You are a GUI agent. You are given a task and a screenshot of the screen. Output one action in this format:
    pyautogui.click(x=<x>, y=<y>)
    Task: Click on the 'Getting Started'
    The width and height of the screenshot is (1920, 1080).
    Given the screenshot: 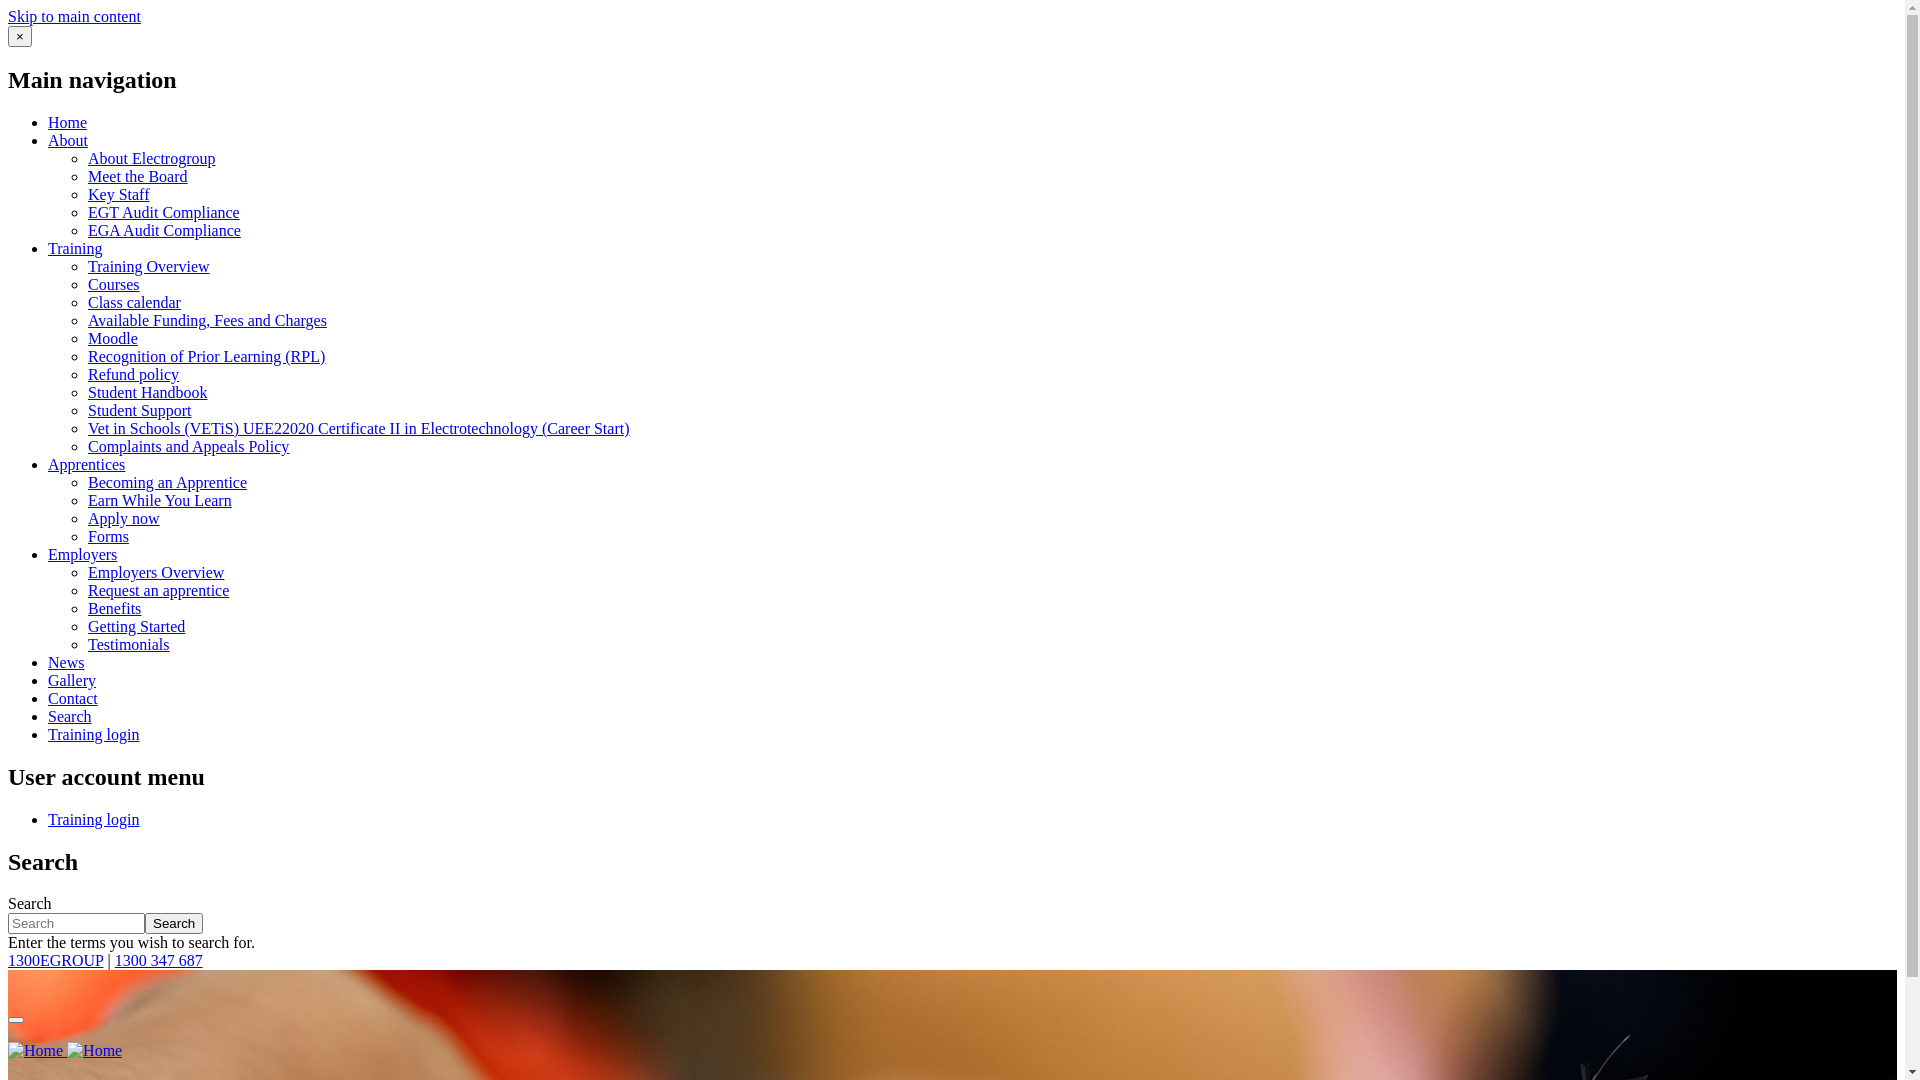 What is the action you would take?
    pyautogui.click(x=135, y=625)
    